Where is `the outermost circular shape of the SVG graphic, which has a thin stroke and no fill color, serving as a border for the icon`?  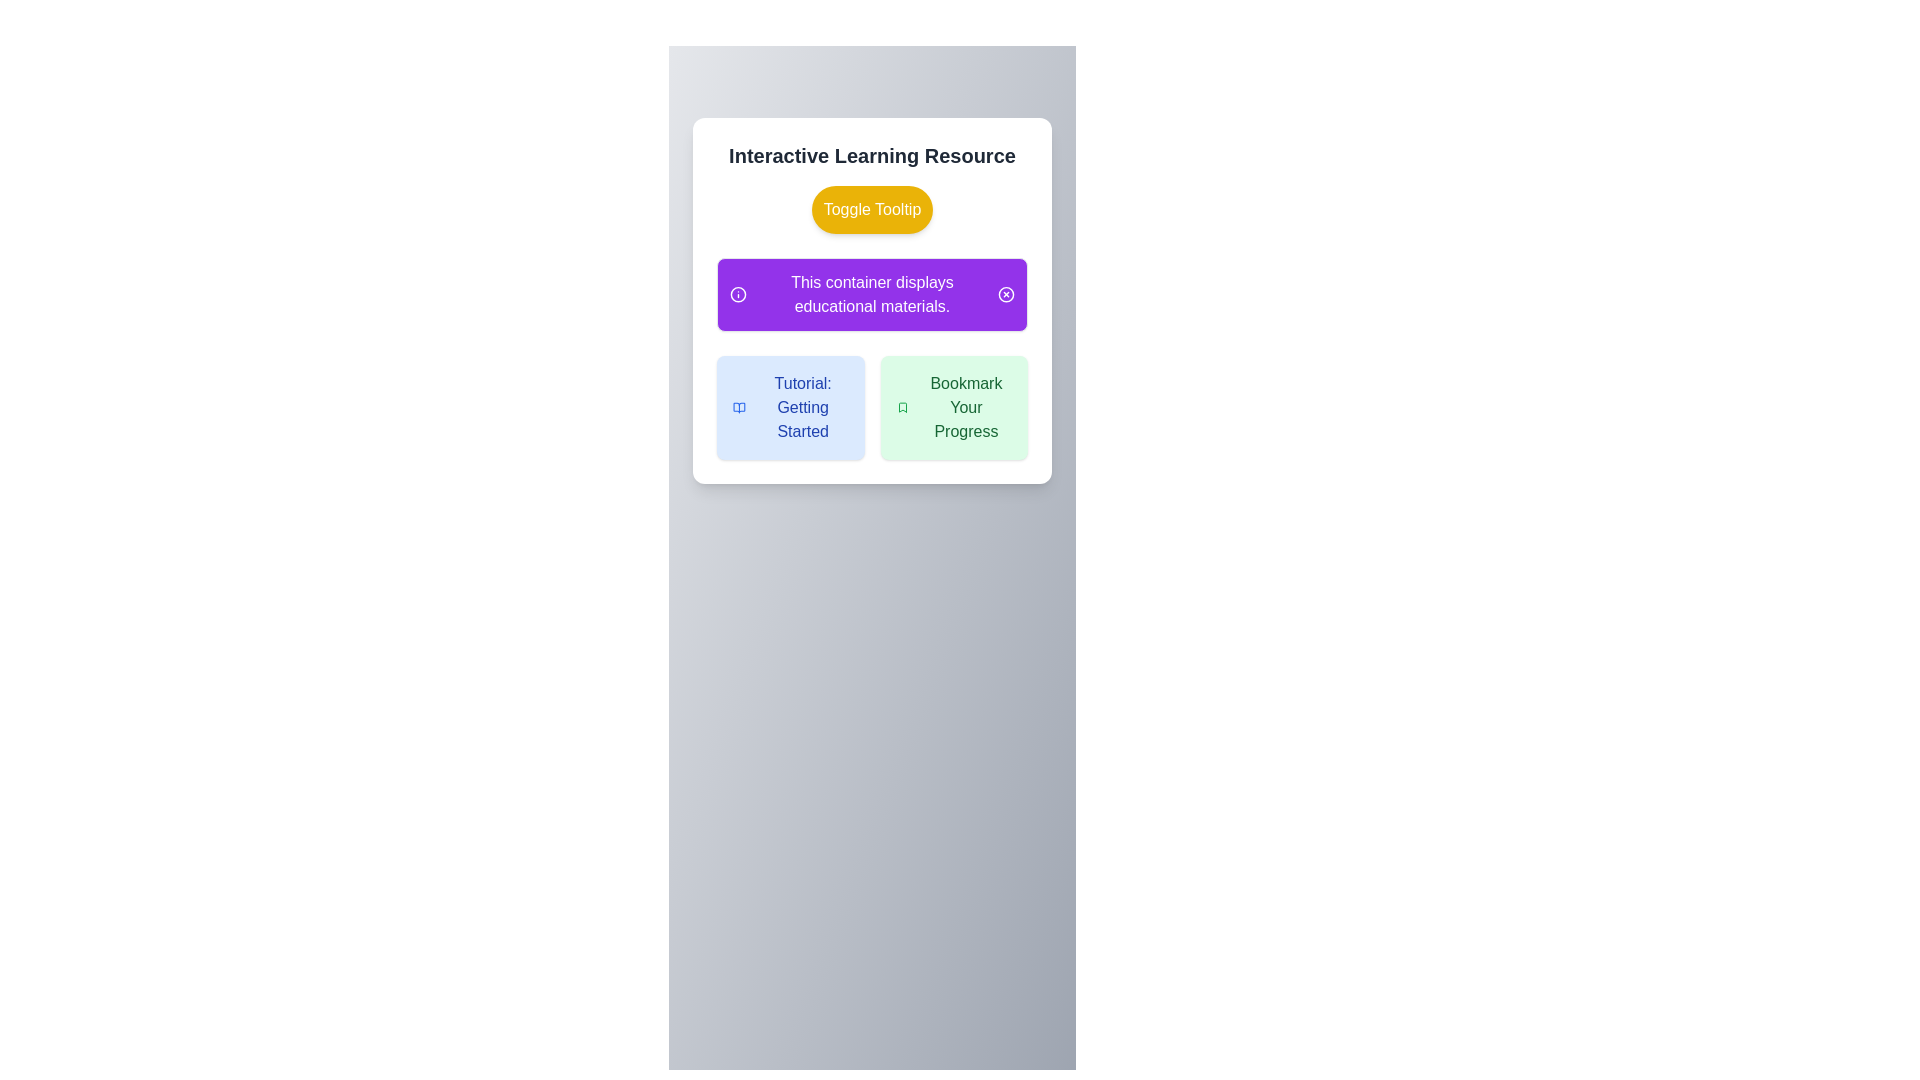 the outermost circular shape of the SVG graphic, which has a thin stroke and no fill color, serving as a border for the icon is located at coordinates (737, 294).